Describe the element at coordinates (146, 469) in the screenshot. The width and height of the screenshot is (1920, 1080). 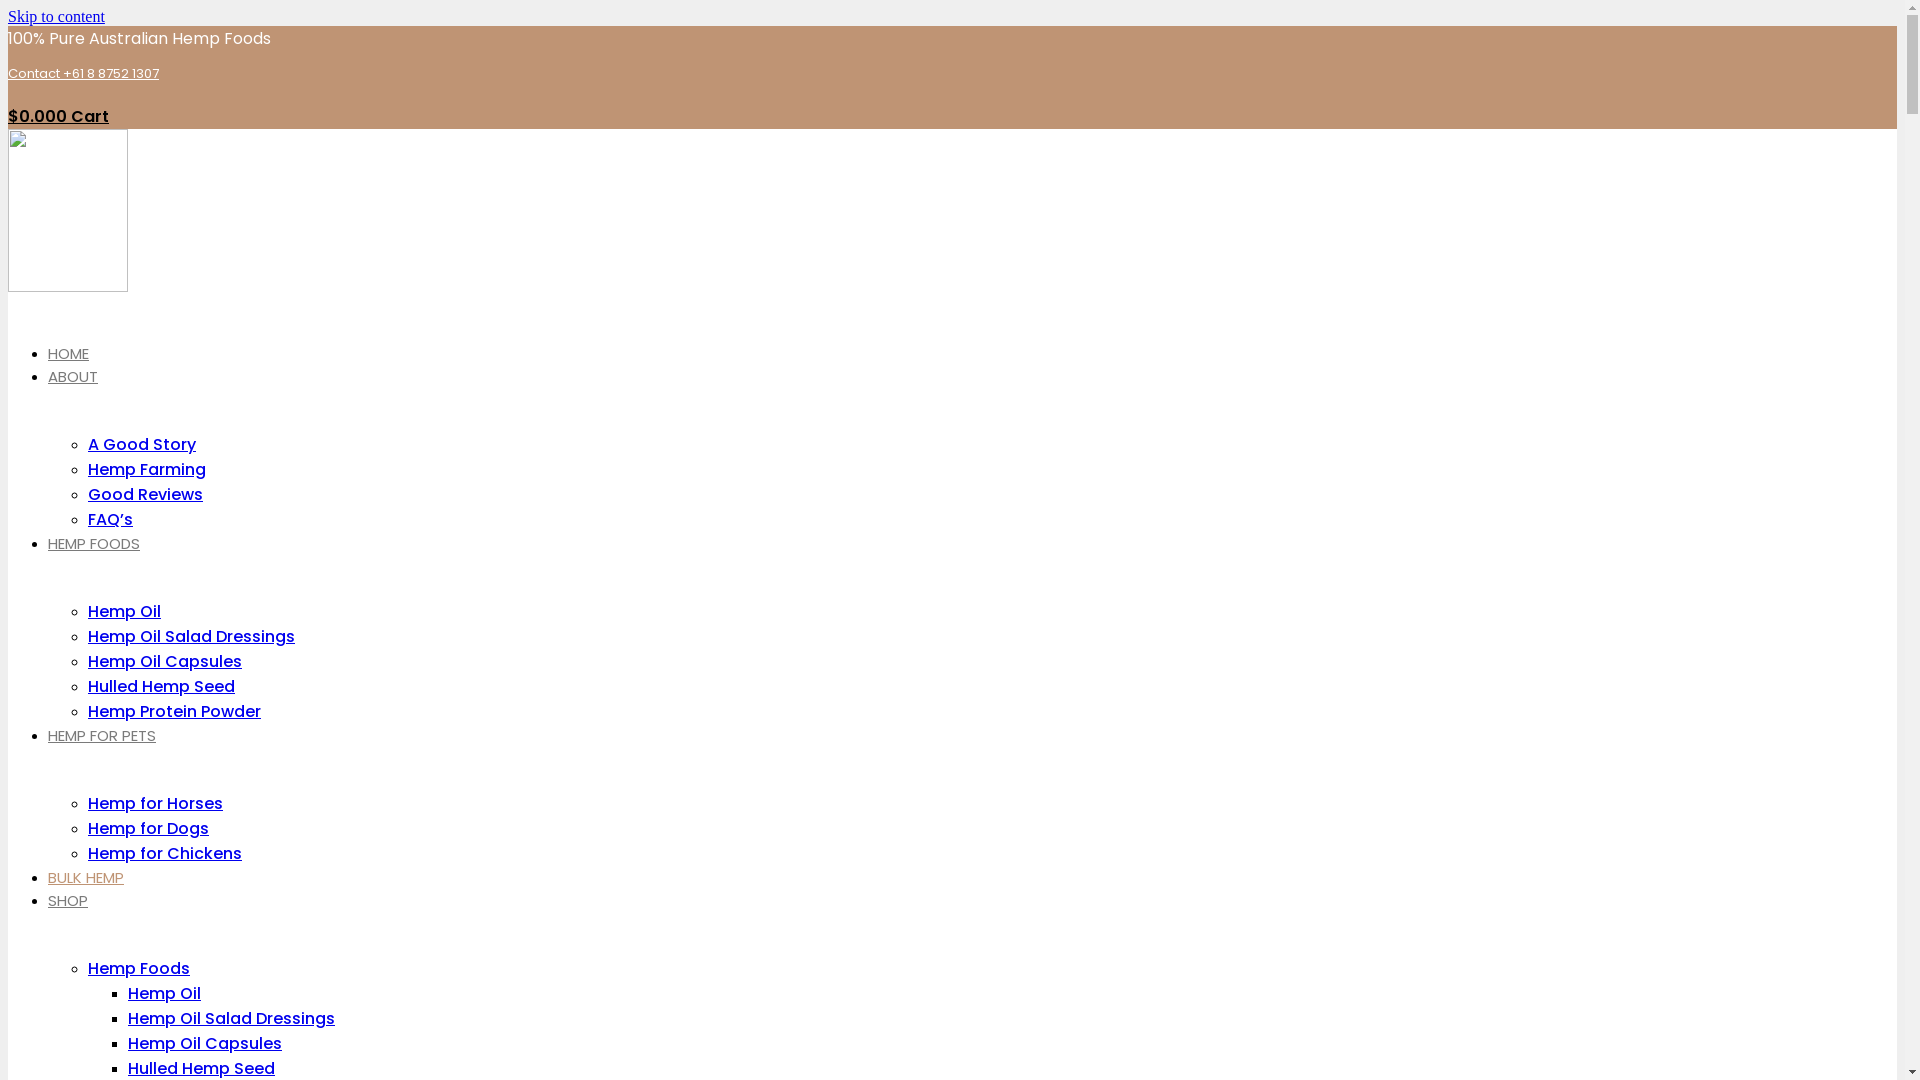
I see `'Hemp Farming'` at that location.